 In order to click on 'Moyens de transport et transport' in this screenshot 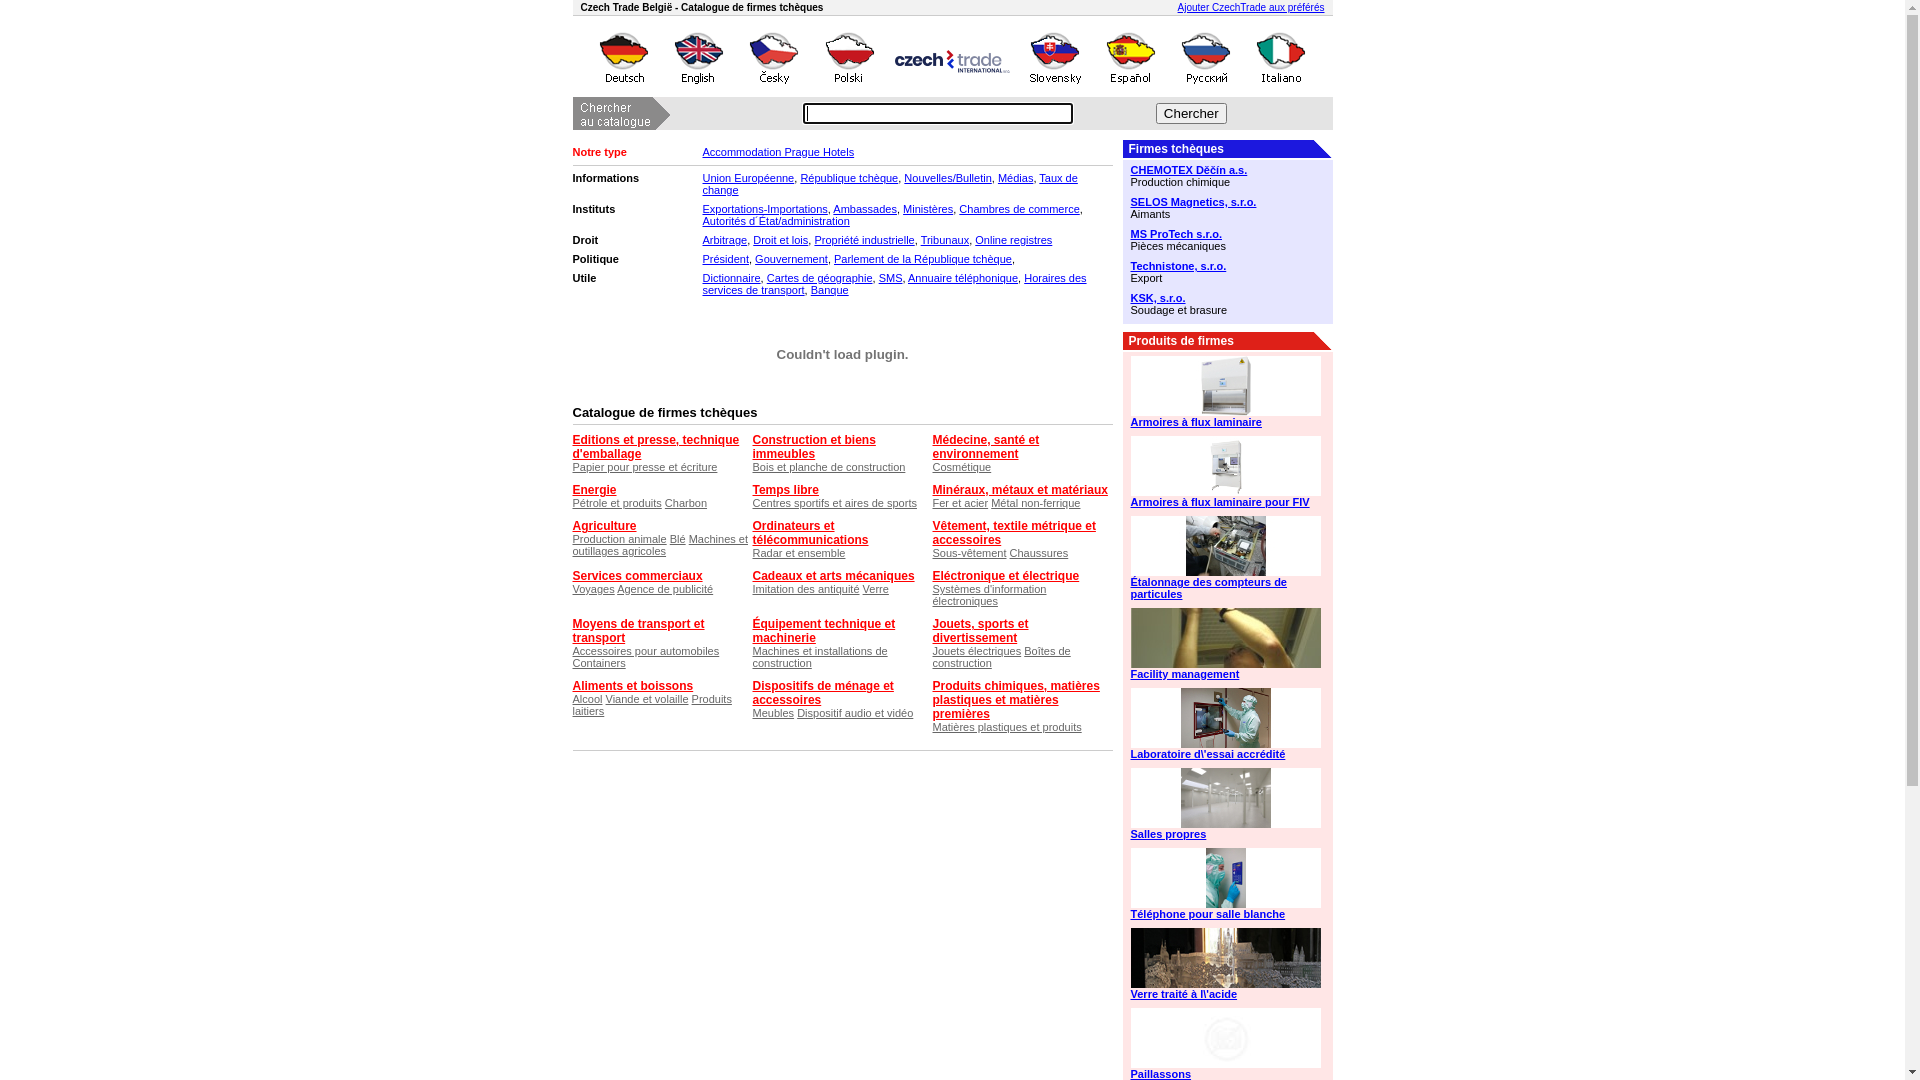, I will do `click(637, 631)`.